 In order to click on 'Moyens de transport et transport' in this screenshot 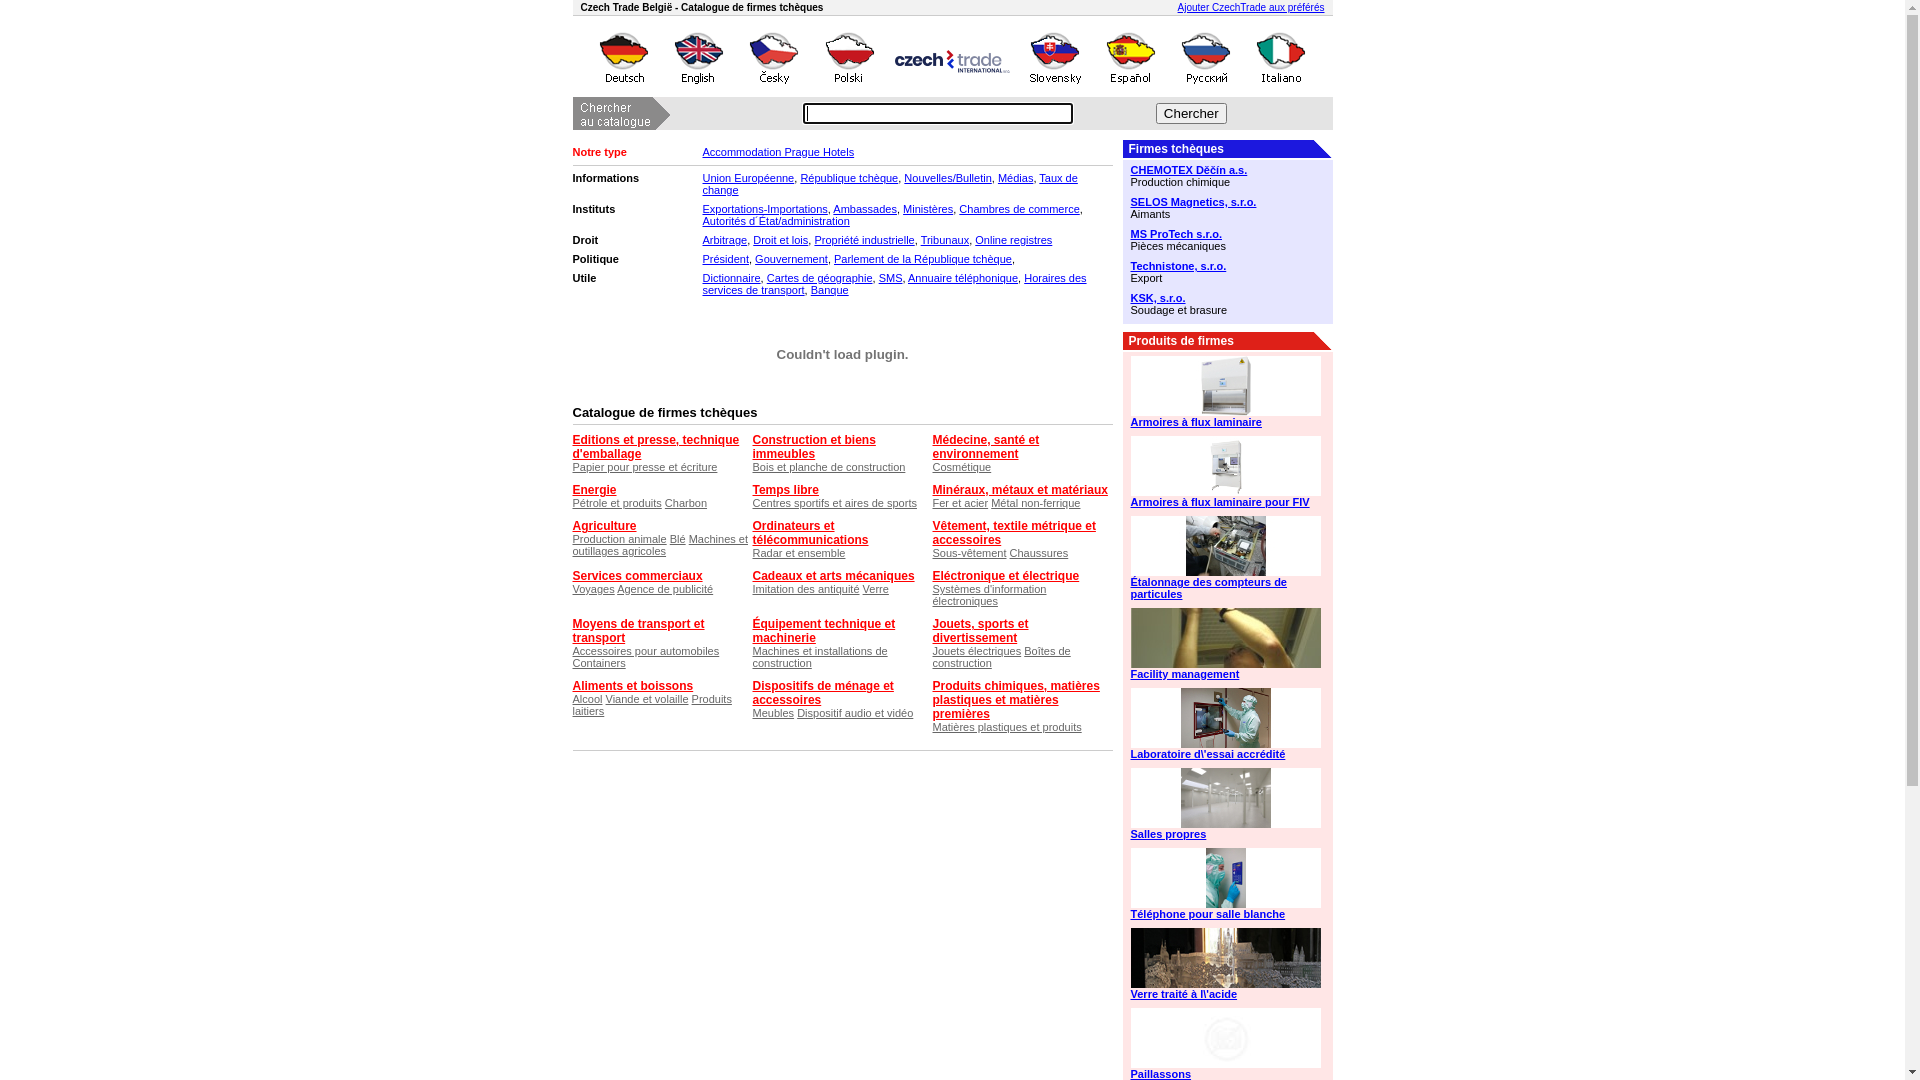, I will do `click(637, 631)`.